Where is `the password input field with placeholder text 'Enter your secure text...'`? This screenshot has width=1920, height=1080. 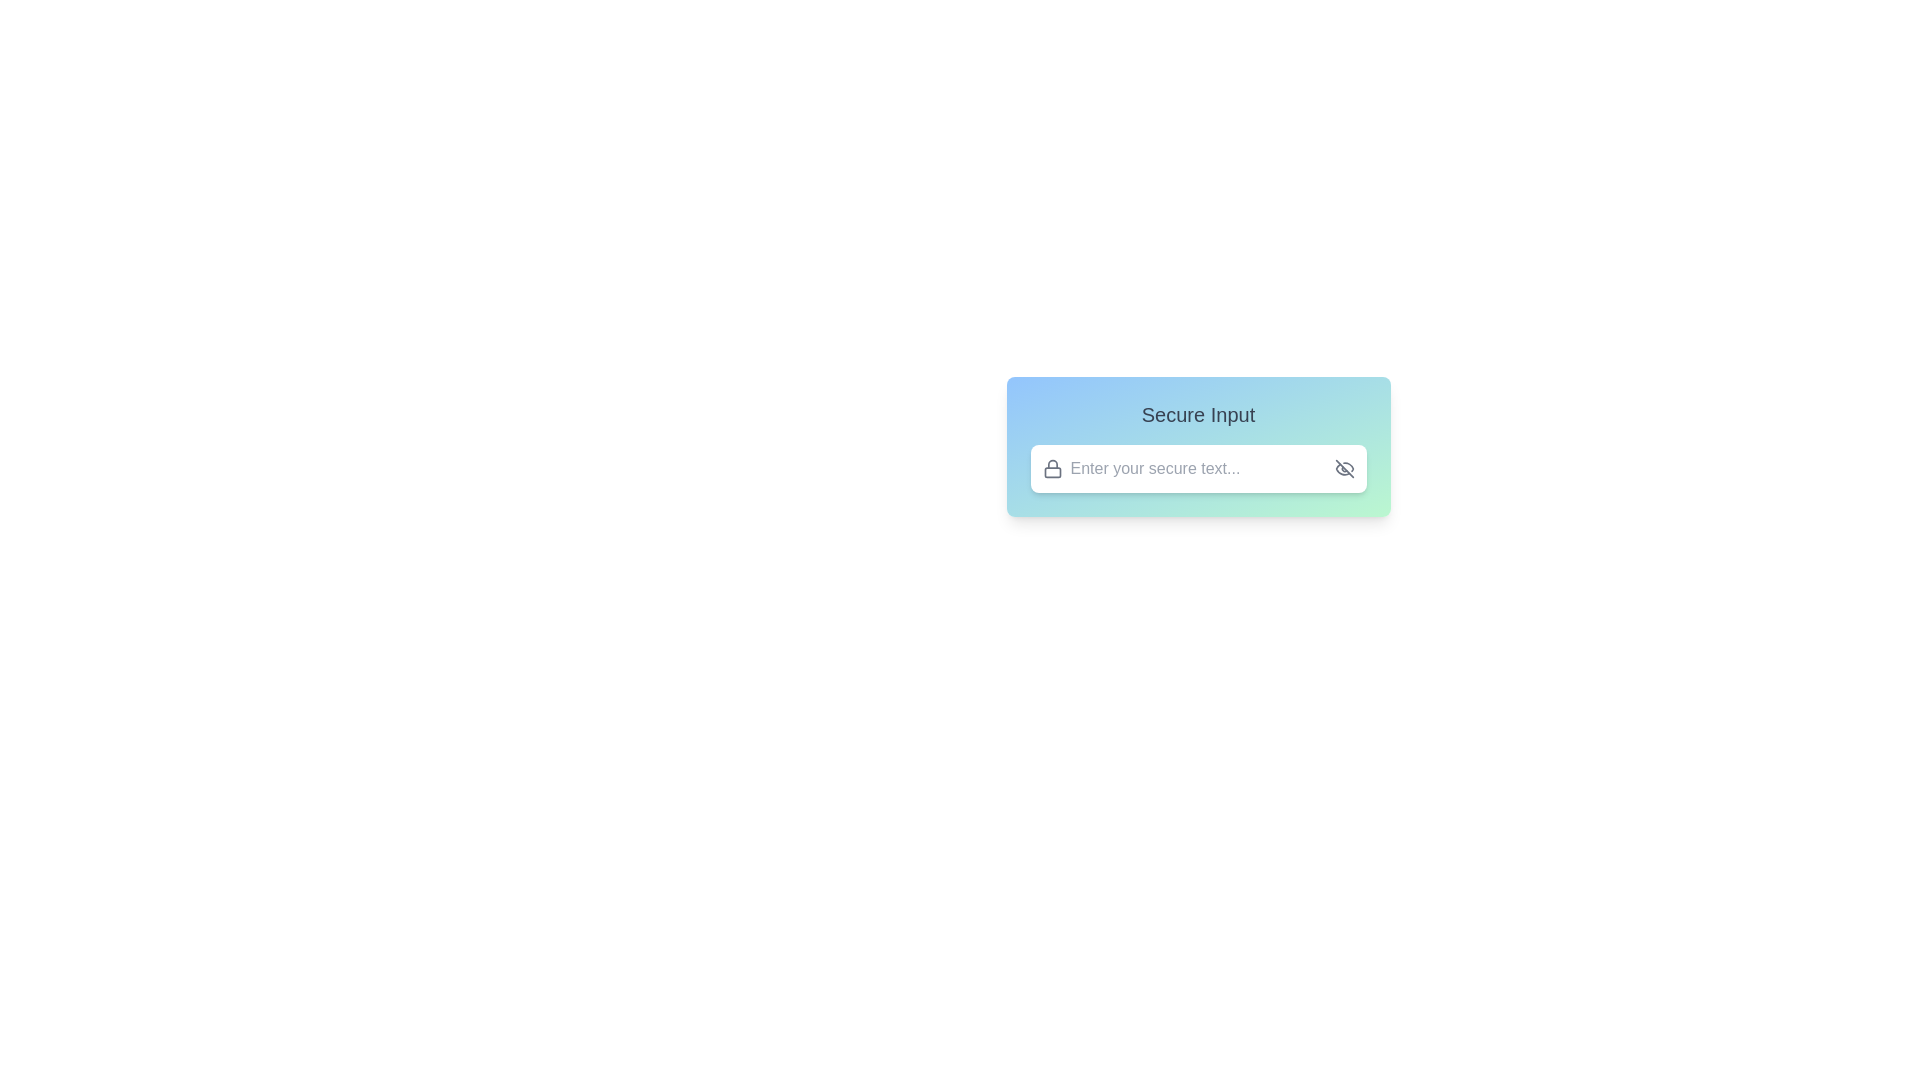
the password input field with placeholder text 'Enter your secure text...' is located at coordinates (1198, 469).